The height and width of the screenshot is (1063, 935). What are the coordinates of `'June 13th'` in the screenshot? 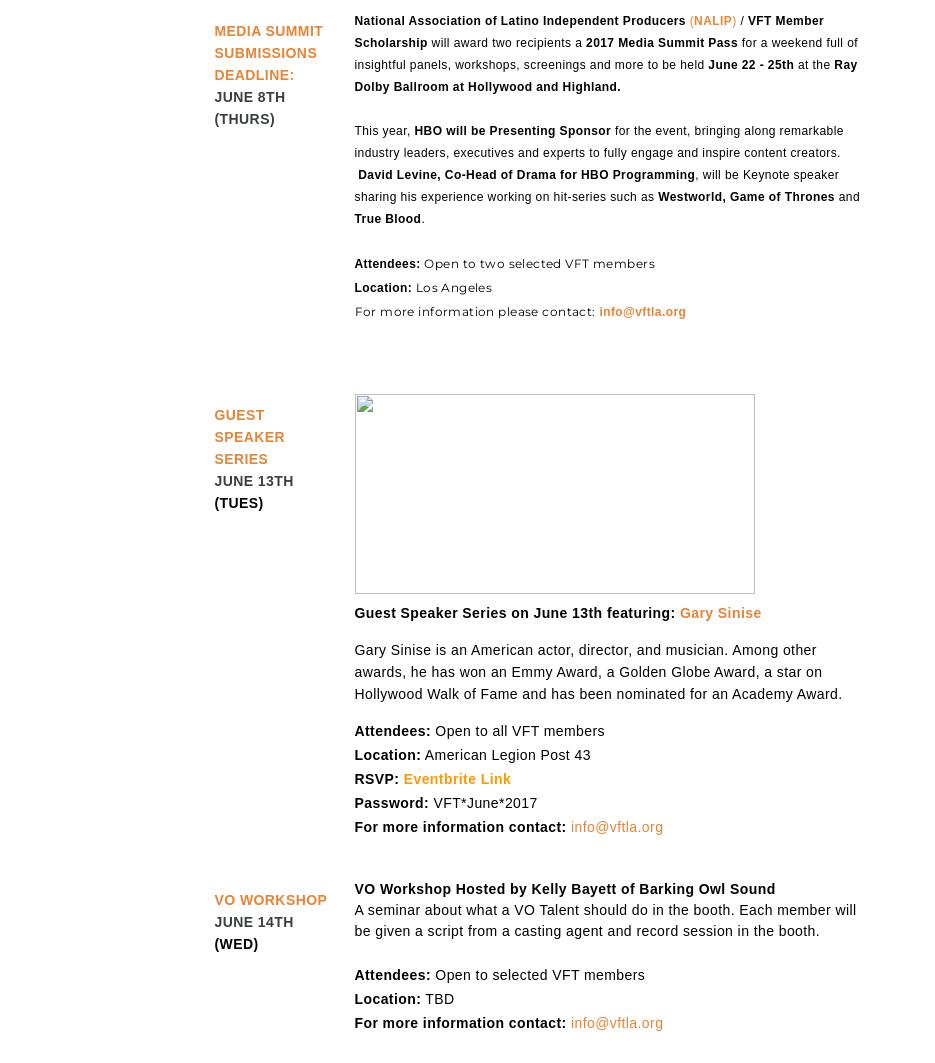 It's located at (214, 481).